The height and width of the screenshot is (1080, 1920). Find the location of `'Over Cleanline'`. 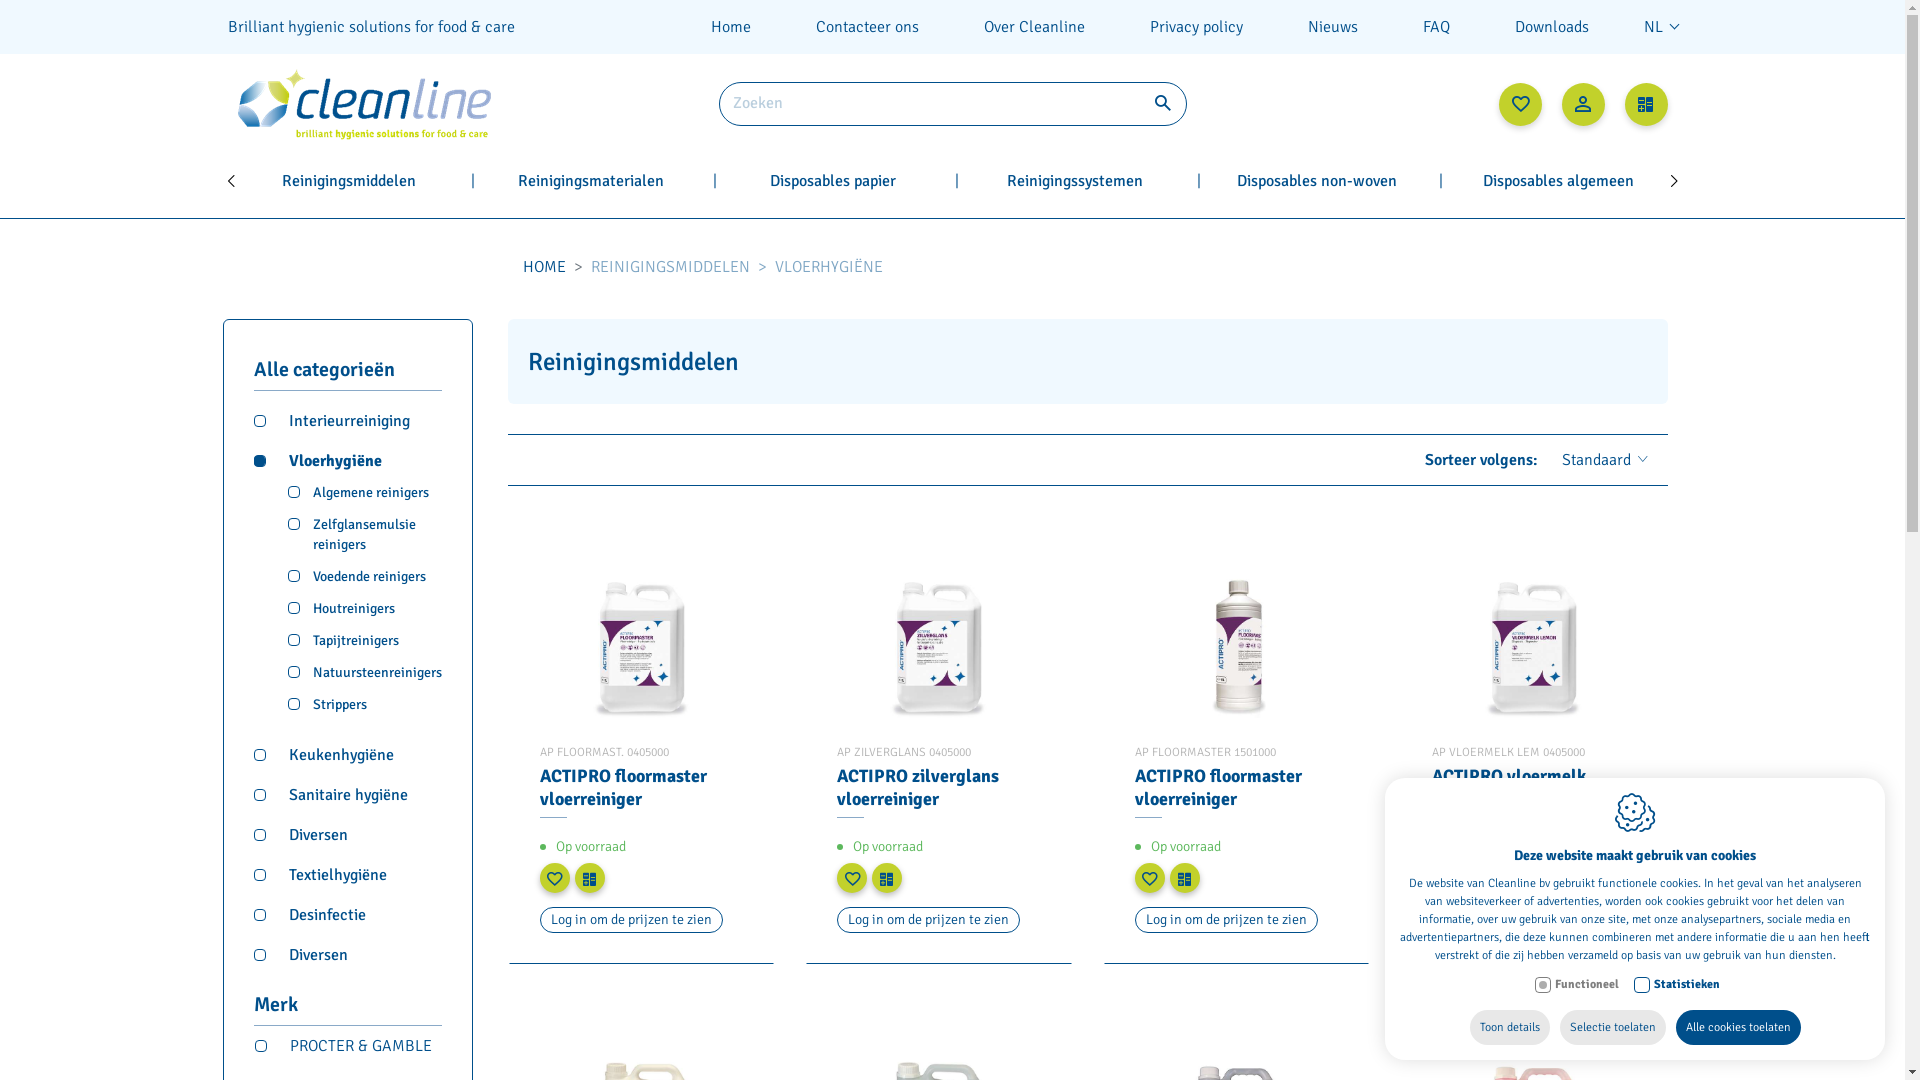

'Over Cleanline' is located at coordinates (1033, 27).